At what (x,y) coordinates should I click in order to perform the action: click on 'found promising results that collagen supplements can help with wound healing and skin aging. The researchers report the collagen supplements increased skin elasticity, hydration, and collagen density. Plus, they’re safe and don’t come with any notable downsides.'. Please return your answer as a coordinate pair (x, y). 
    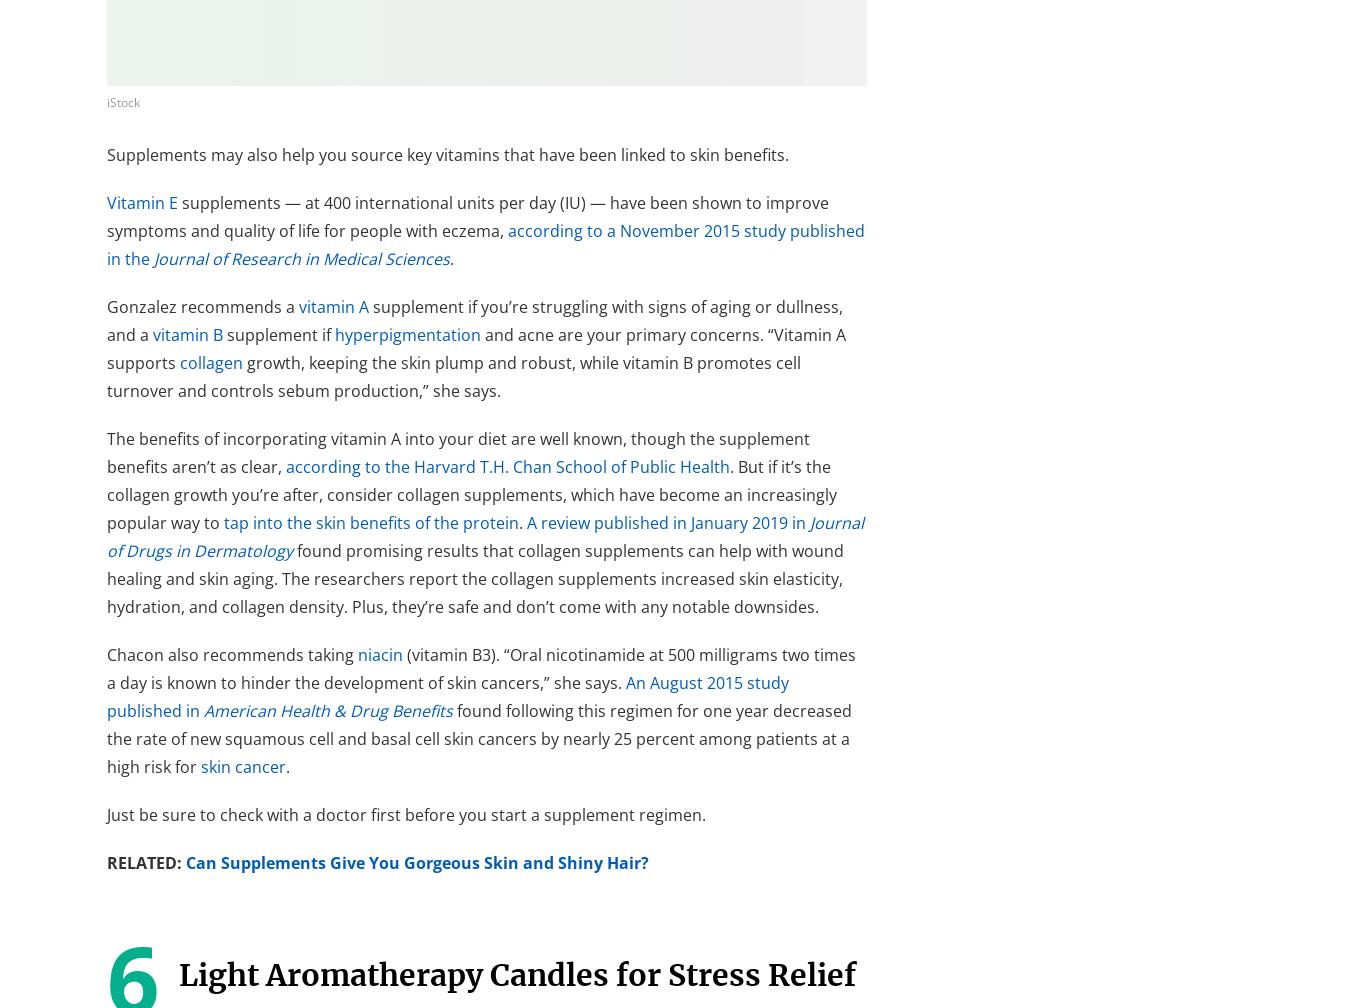
    Looking at the image, I should click on (475, 577).